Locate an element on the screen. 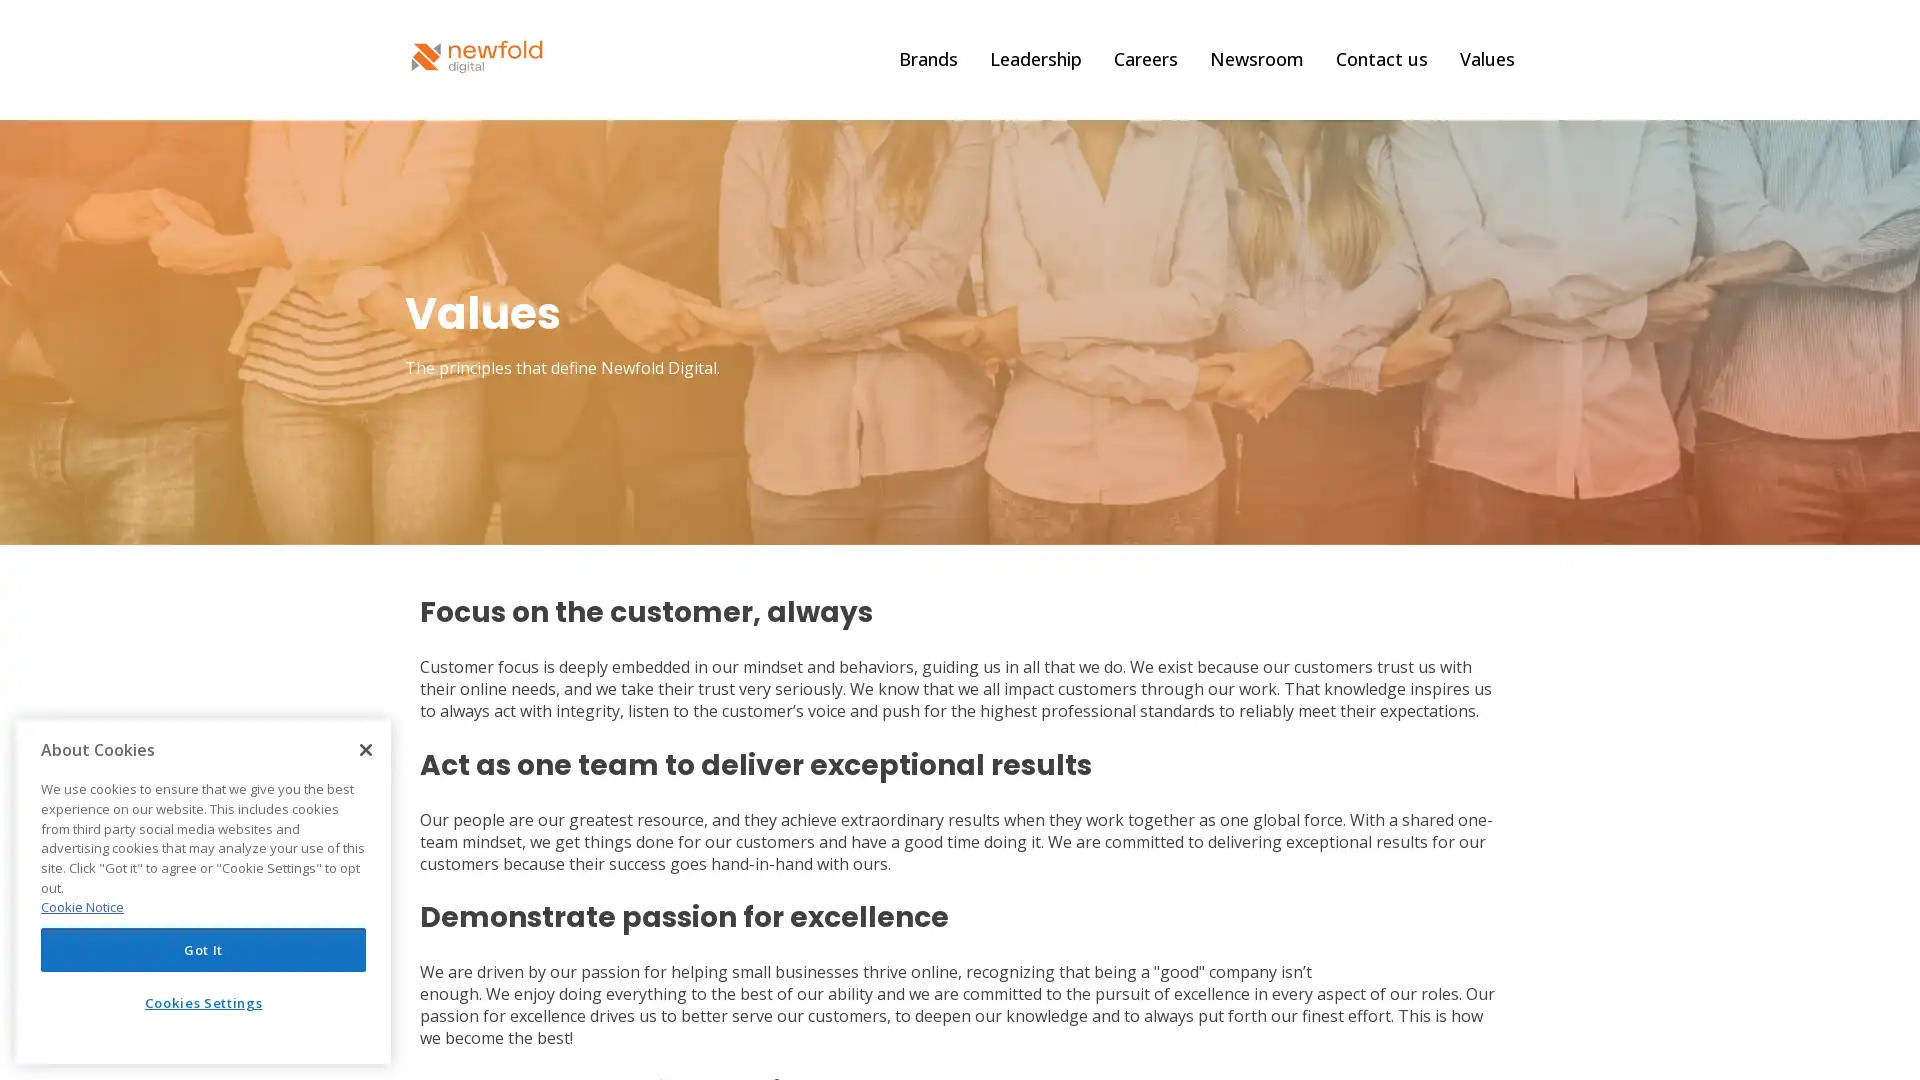 The height and width of the screenshot is (1080, 1920). Got It is located at coordinates (203, 948).